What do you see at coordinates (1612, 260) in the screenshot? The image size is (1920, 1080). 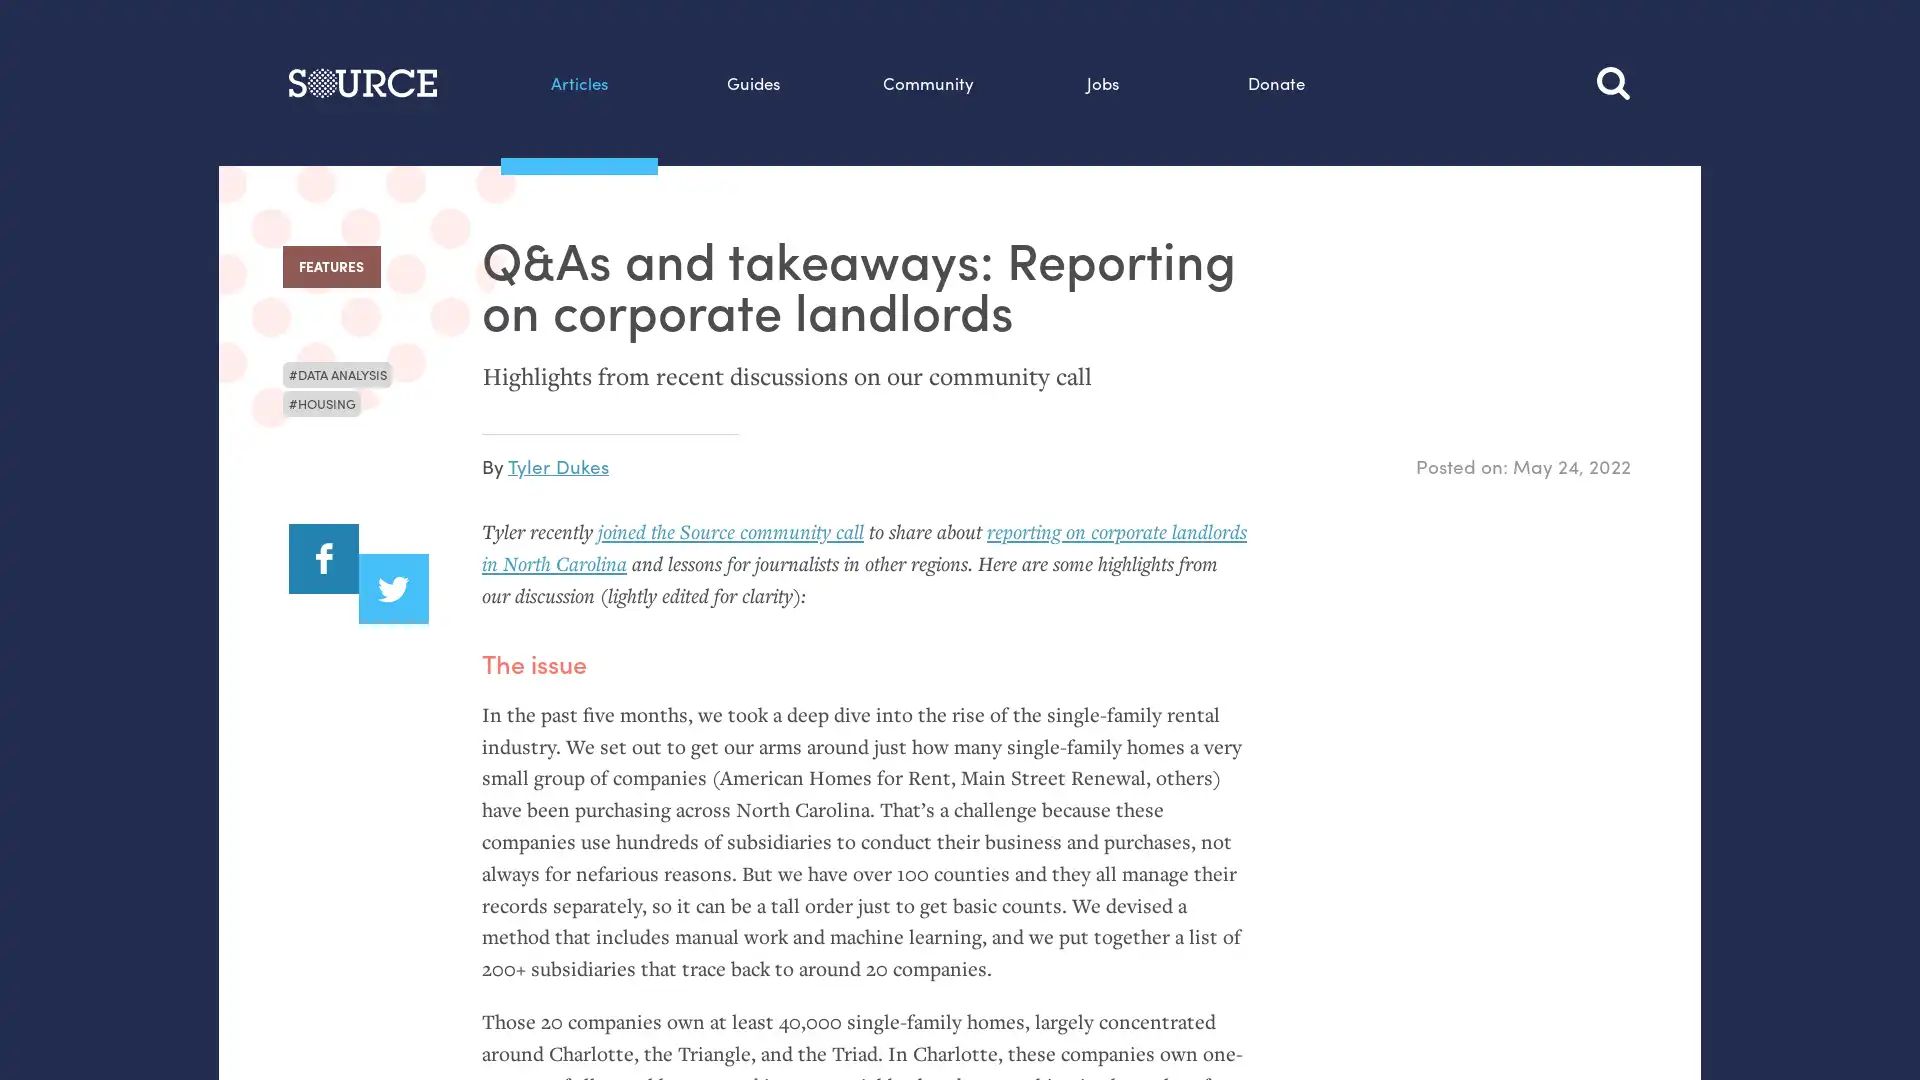 I see `Search` at bounding box center [1612, 260].